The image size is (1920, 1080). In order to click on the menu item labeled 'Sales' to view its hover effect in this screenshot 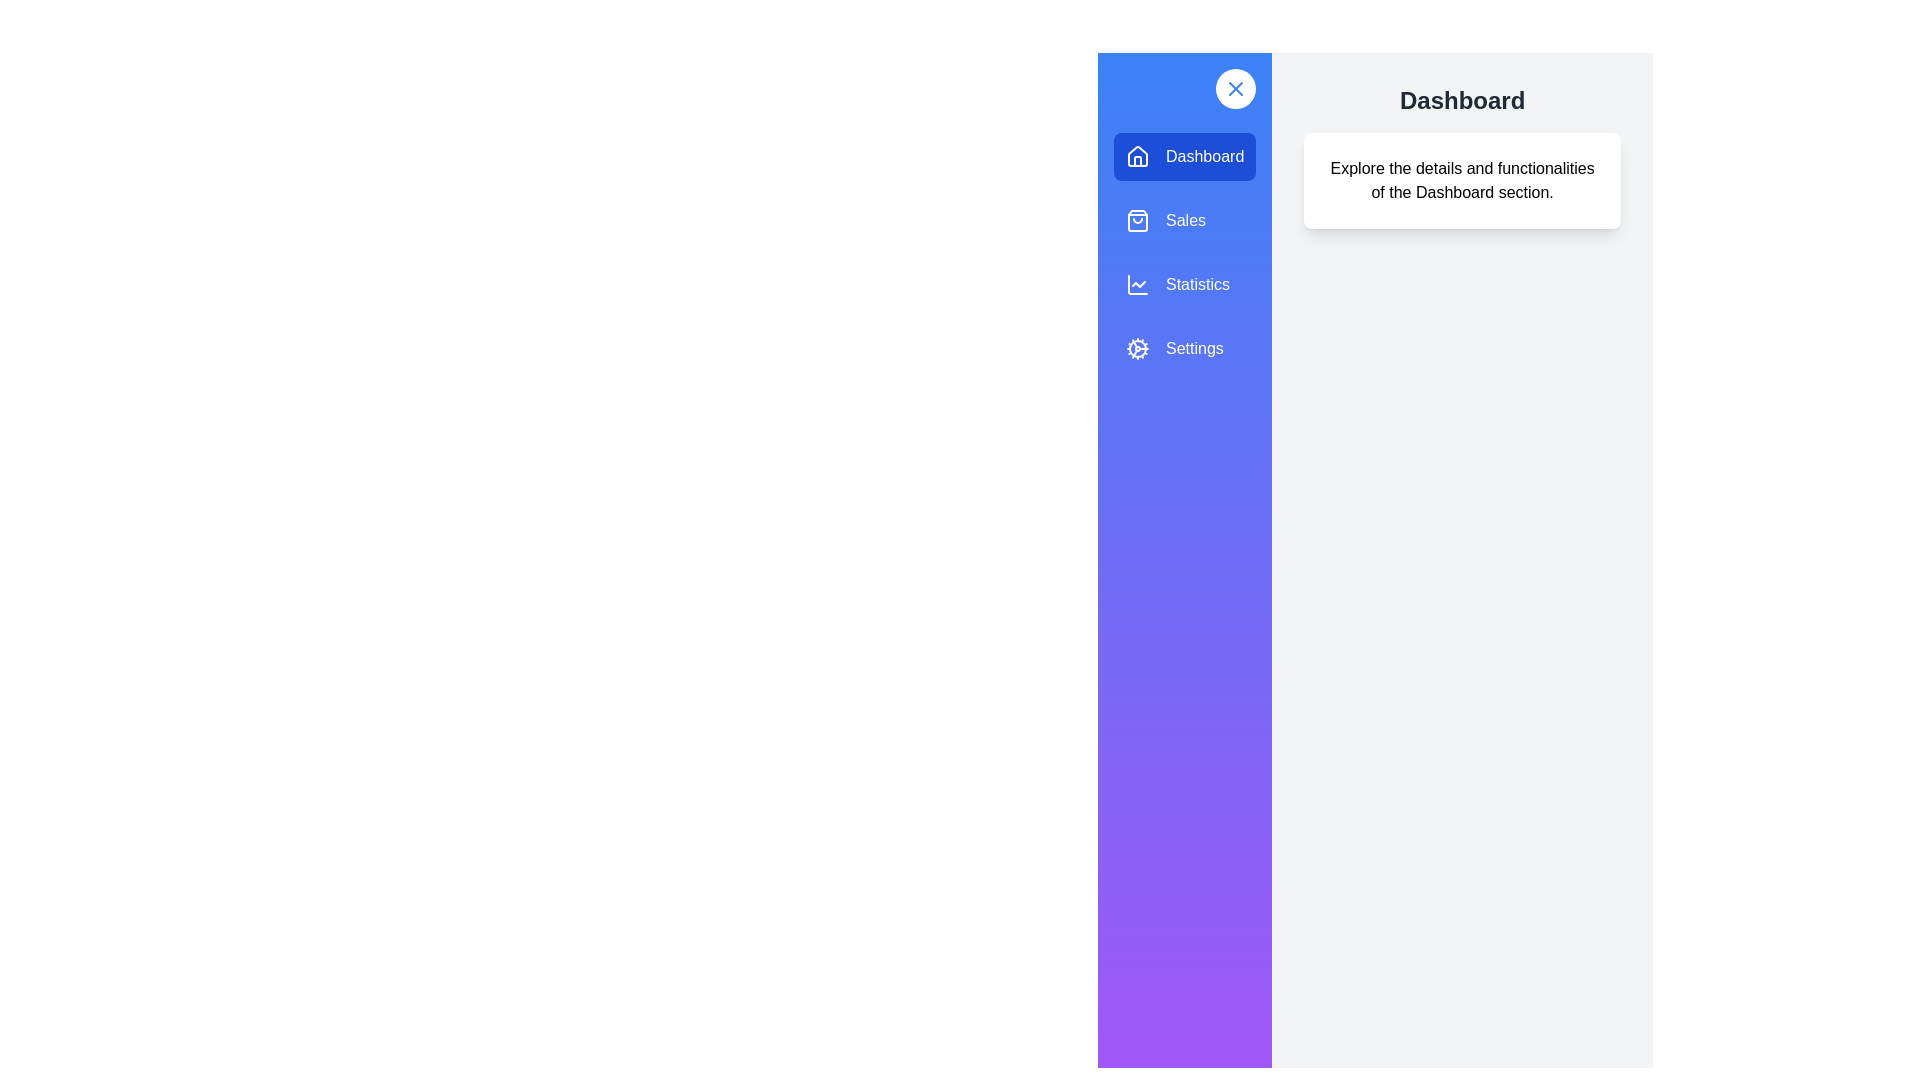, I will do `click(1185, 220)`.